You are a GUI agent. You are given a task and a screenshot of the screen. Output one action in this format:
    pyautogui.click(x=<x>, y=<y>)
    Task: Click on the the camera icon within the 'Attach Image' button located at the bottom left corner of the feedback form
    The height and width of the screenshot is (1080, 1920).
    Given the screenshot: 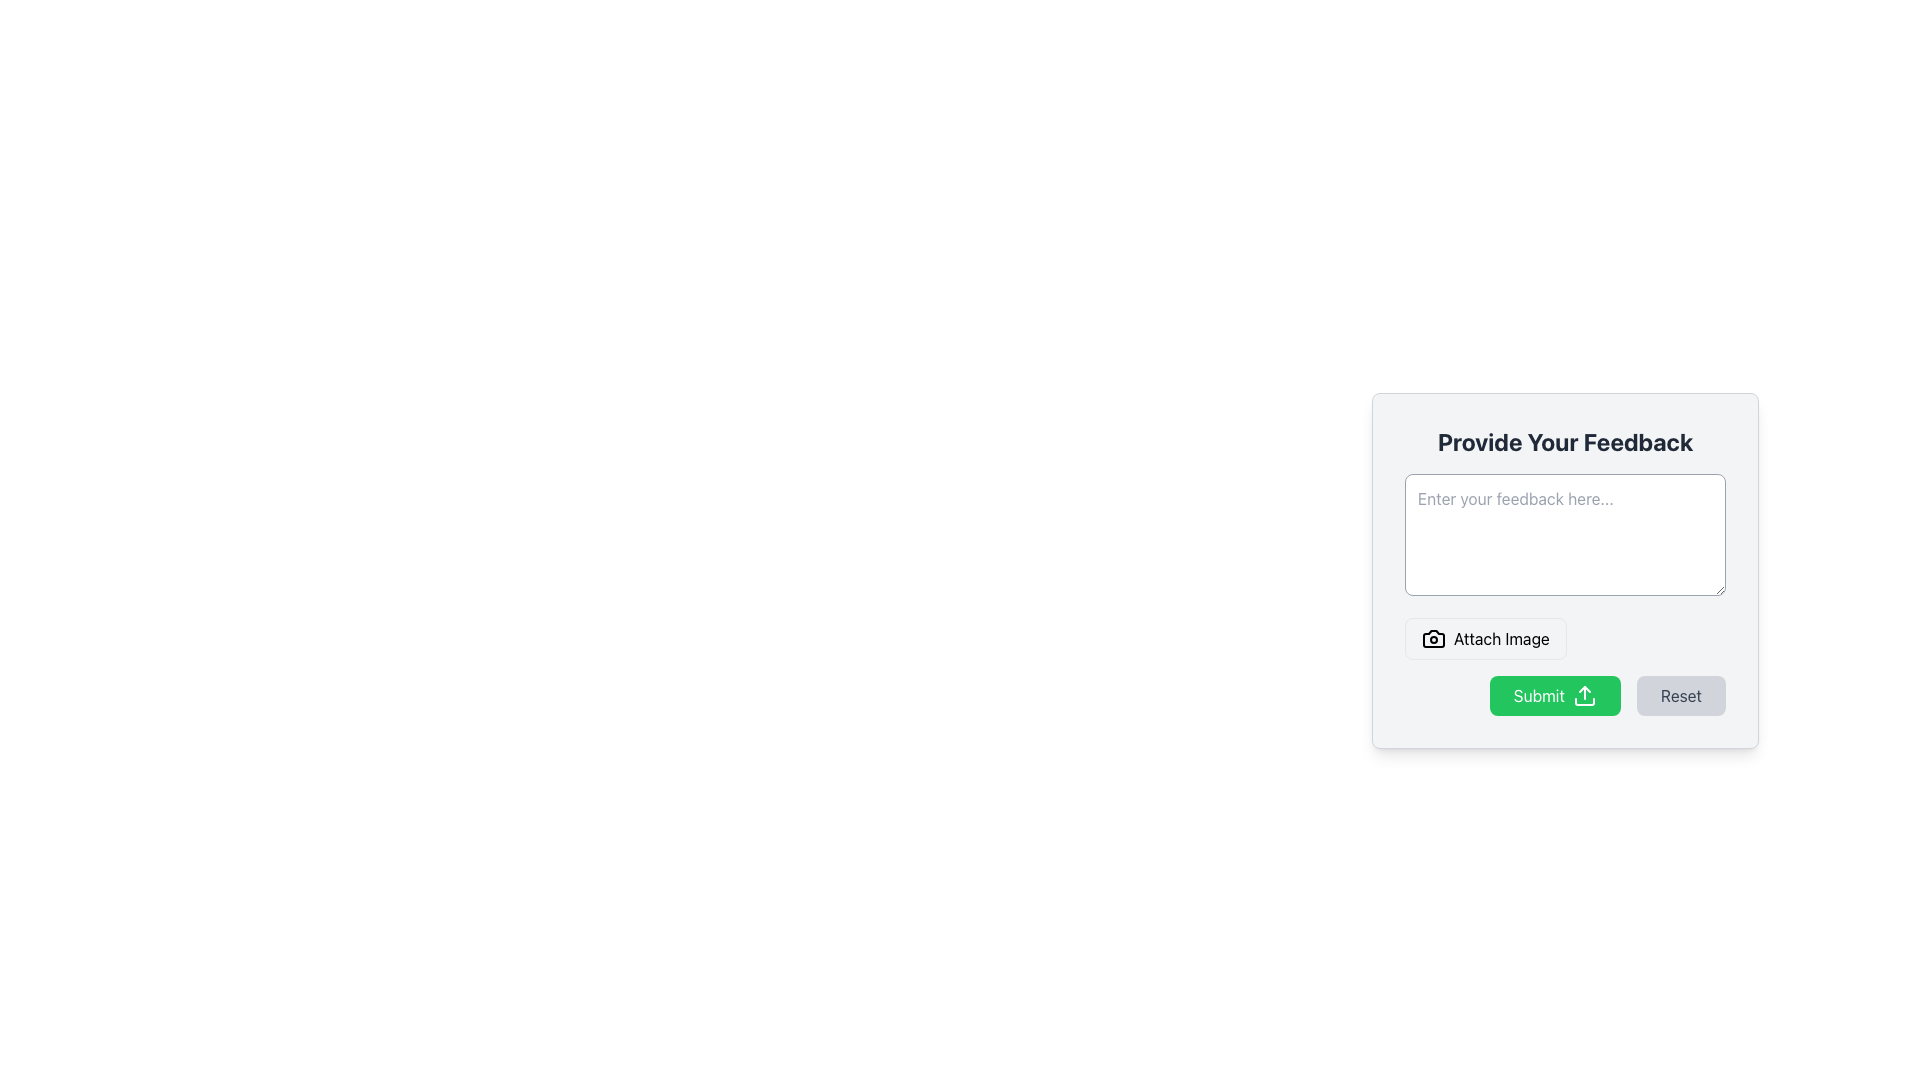 What is the action you would take?
    pyautogui.click(x=1433, y=639)
    